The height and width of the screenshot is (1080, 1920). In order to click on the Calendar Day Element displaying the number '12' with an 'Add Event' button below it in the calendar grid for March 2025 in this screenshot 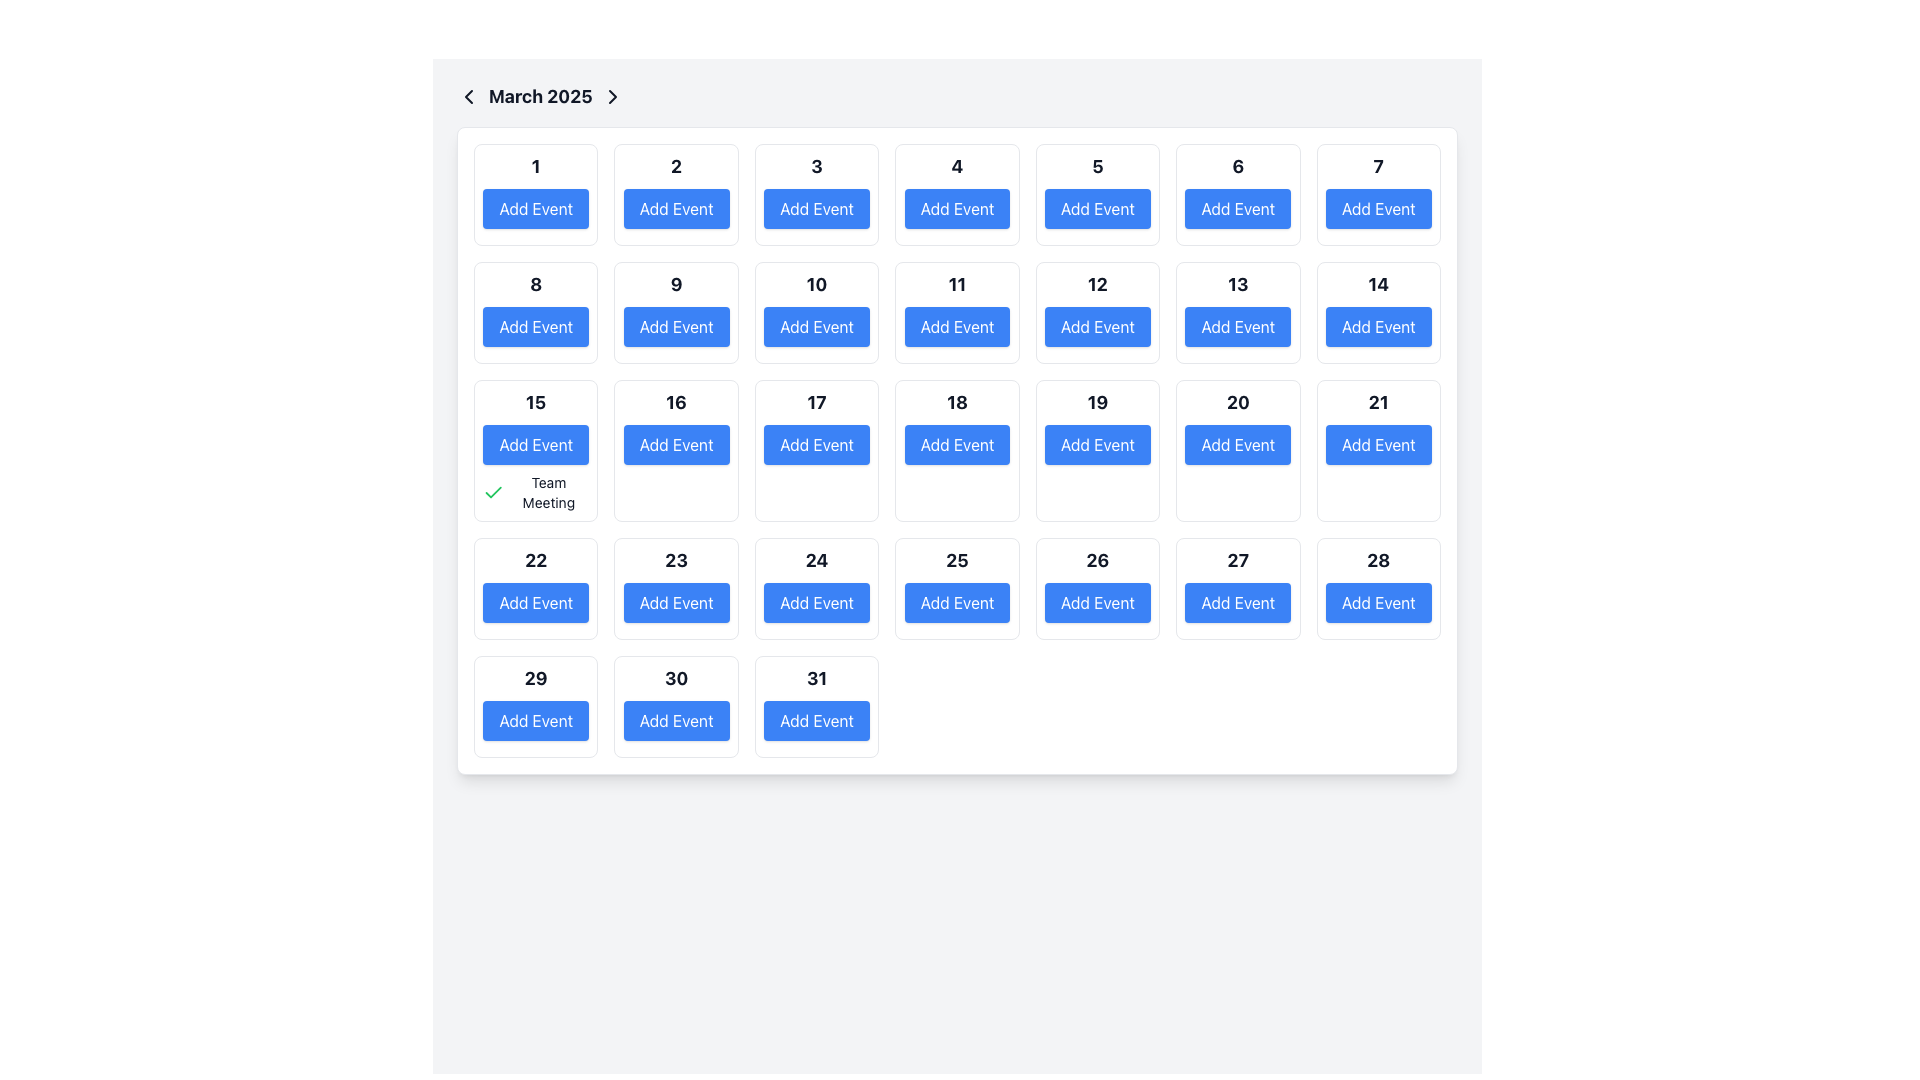, I will do `click(1096, 312)`.